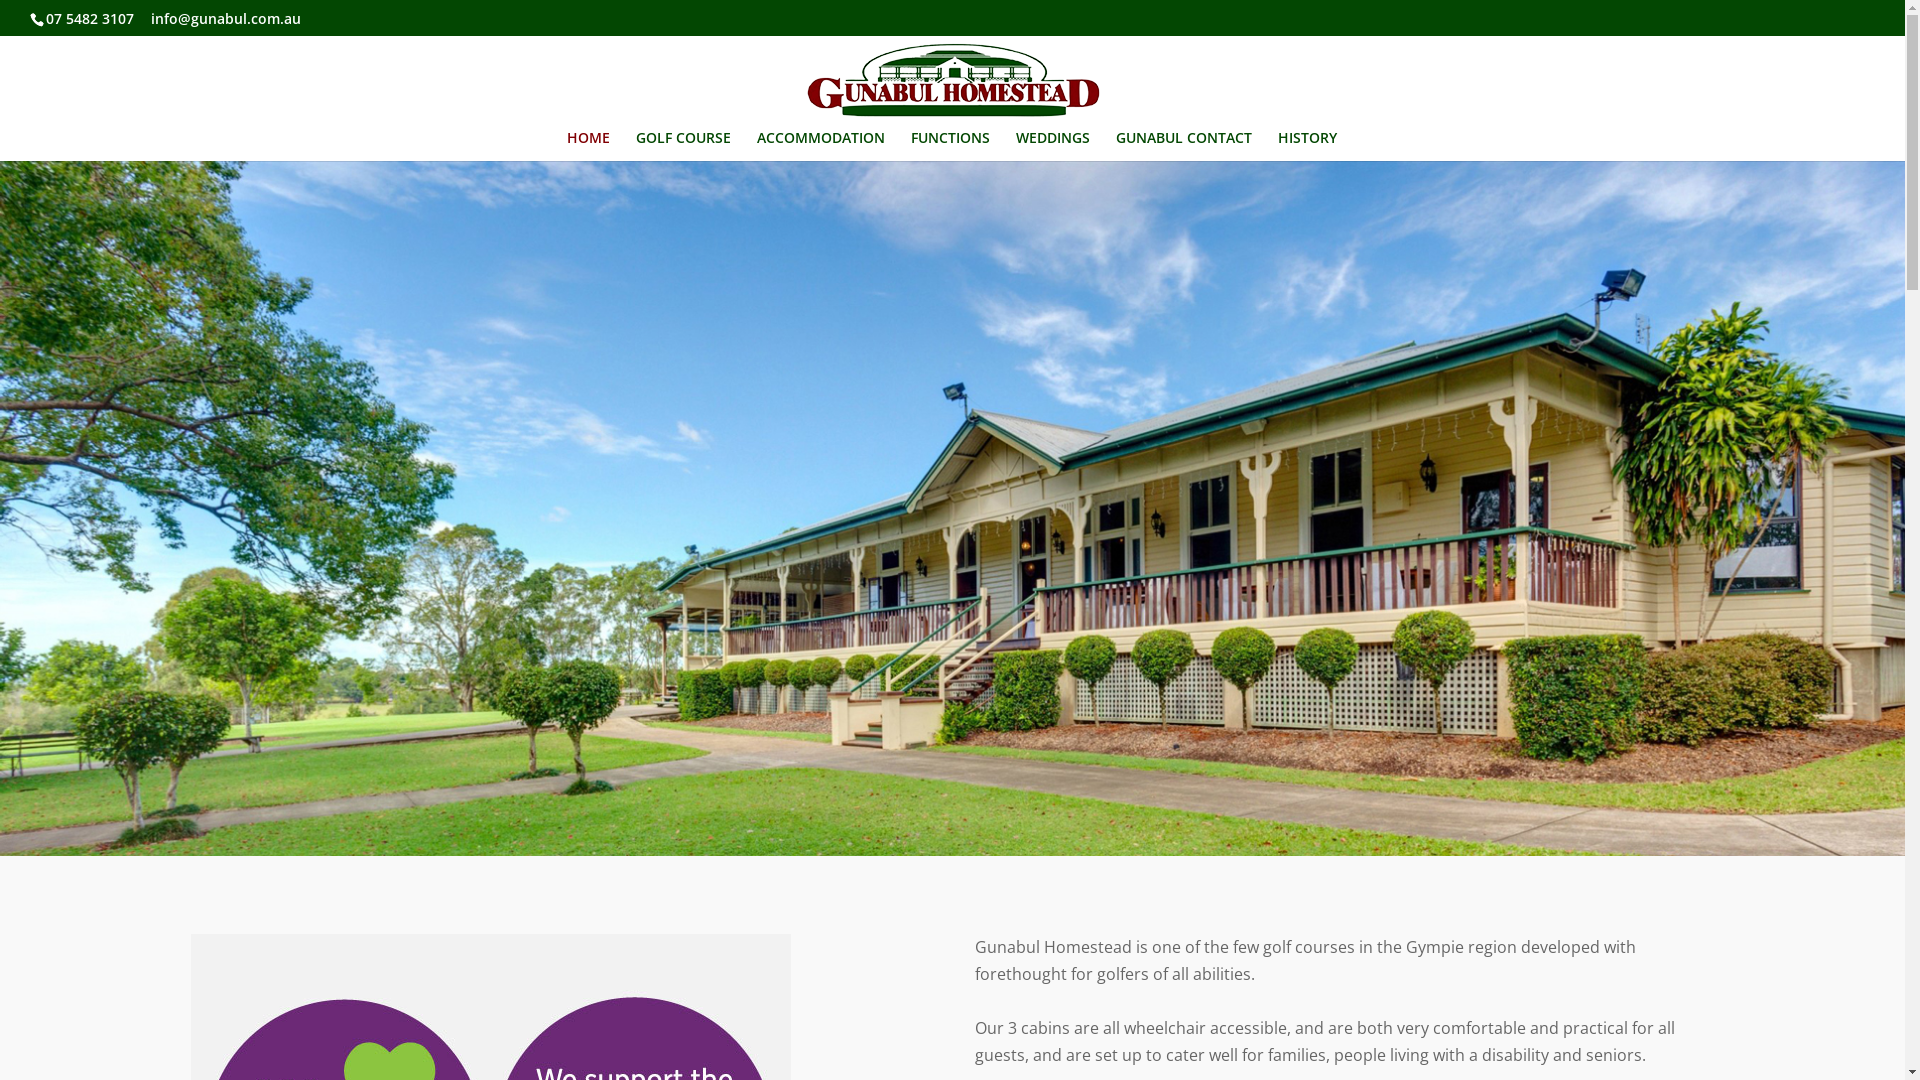  I want to click on 'WEDDINGS', so click(1051, 145).